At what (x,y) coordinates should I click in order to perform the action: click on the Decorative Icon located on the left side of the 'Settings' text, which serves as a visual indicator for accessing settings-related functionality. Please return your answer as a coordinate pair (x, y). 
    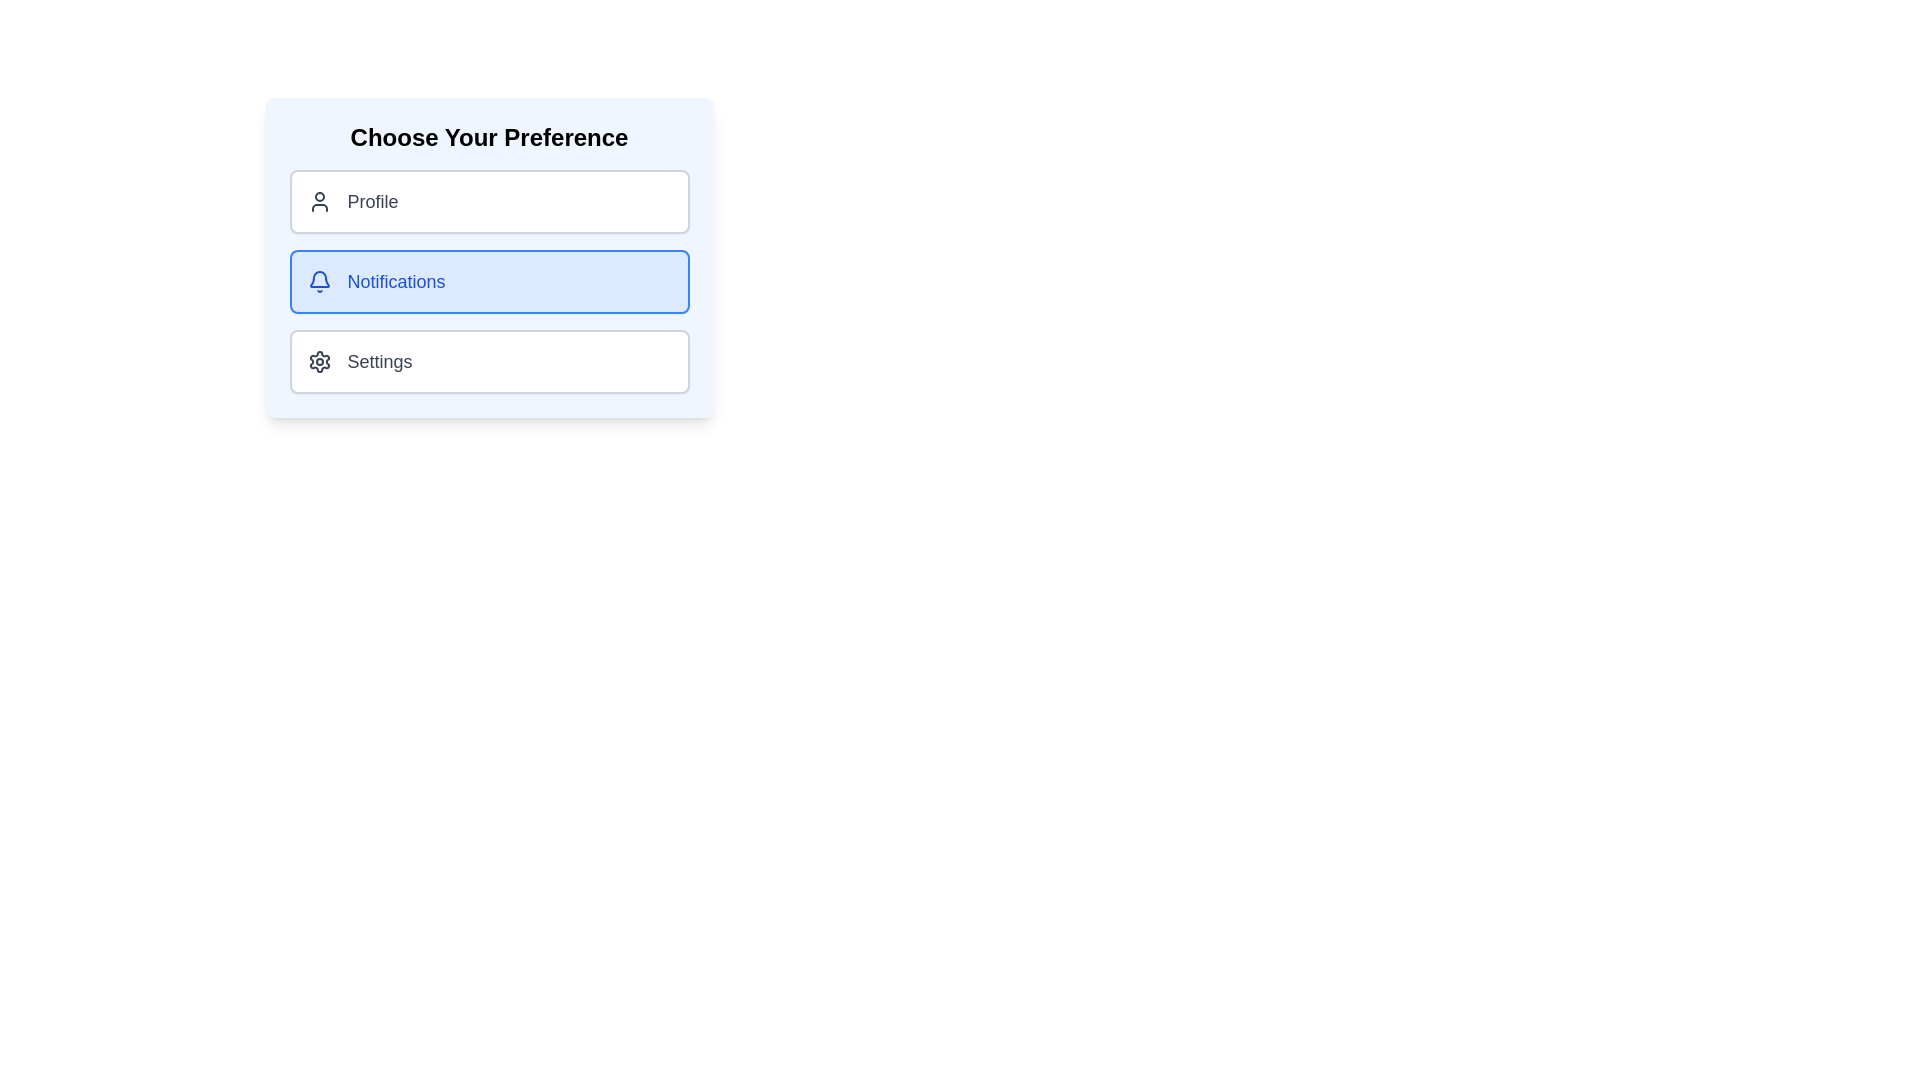
    Looking at the image, I should click on (318, 362).